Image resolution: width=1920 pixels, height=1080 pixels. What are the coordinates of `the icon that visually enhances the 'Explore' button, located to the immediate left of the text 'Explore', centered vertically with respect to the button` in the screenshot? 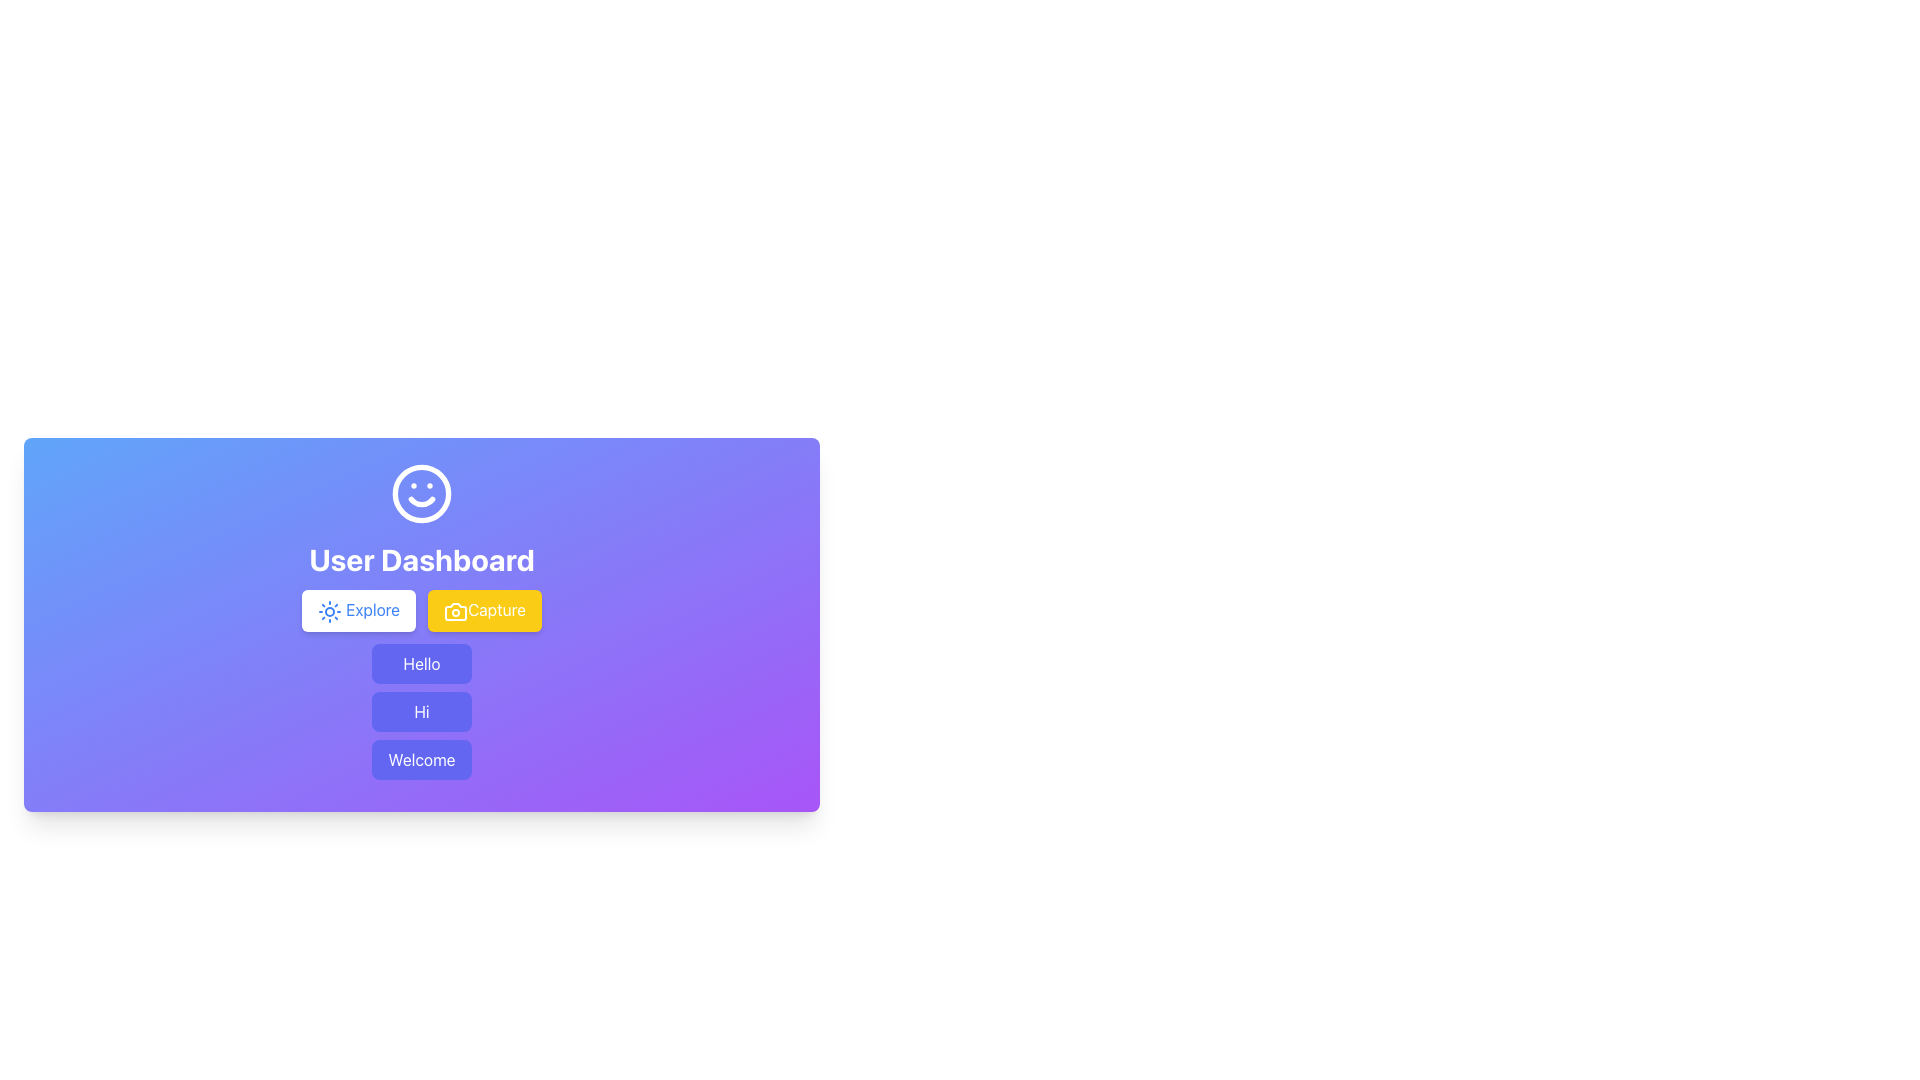 It's located at (329, 610).